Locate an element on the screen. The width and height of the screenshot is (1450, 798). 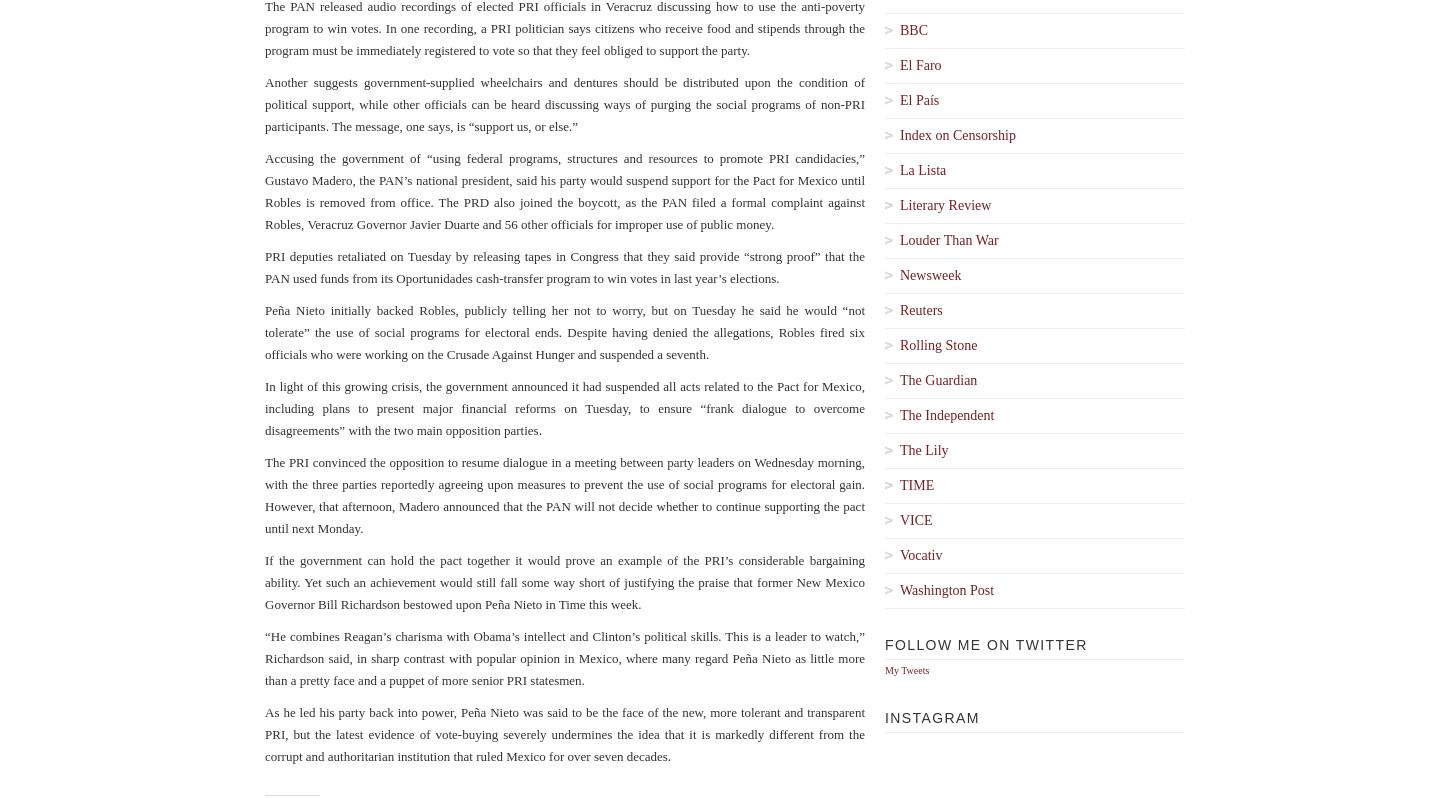
'In light of this growing crisis, the government announced it had suspended all acts related to the Pact for Mexico, including plans to present major financial reforms on Tuesday, to ensure “frank dialogue to overcome disagreements” with the two main opposition parties.' is located at coordinates (265, 407).